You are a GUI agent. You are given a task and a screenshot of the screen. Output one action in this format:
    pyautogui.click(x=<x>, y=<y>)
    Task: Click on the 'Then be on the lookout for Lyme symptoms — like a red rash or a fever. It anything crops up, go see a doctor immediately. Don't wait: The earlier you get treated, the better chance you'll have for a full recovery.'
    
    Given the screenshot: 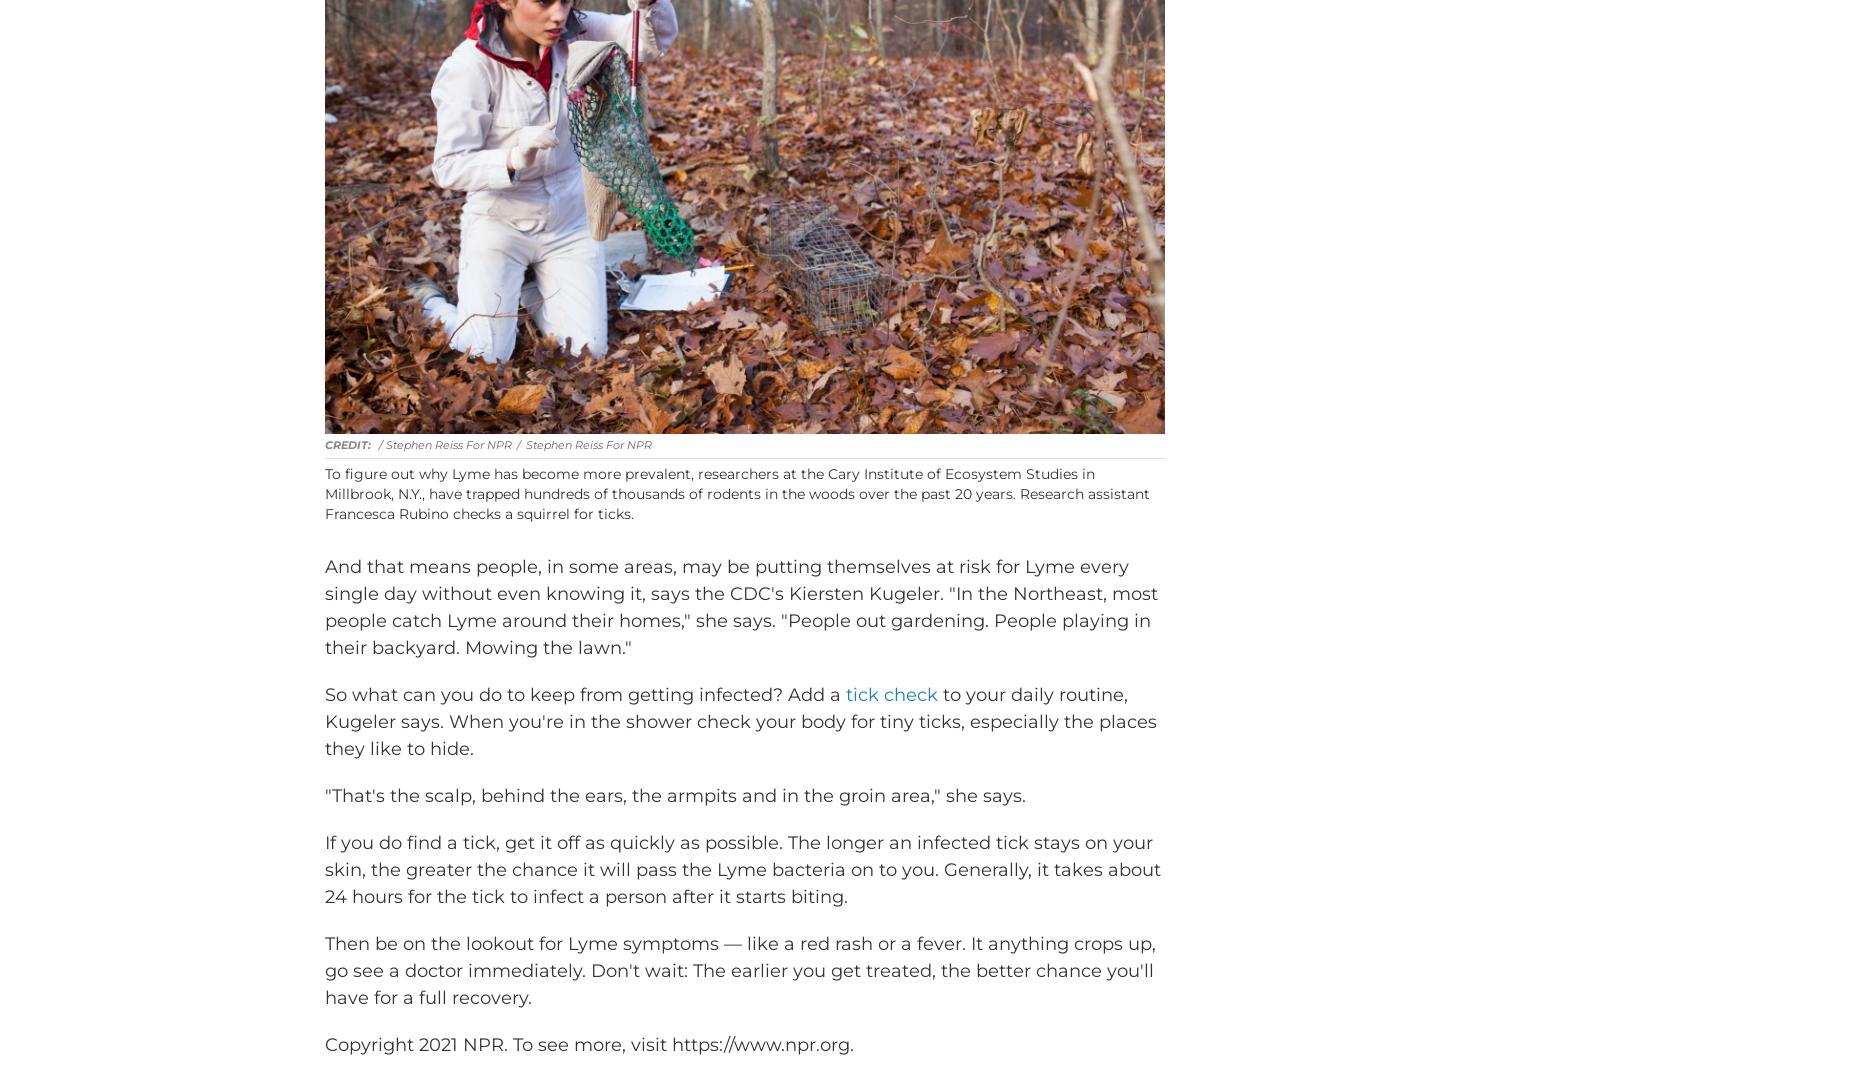 What is the action you would take?
    pyautogui.click(x=740, y=998)
    